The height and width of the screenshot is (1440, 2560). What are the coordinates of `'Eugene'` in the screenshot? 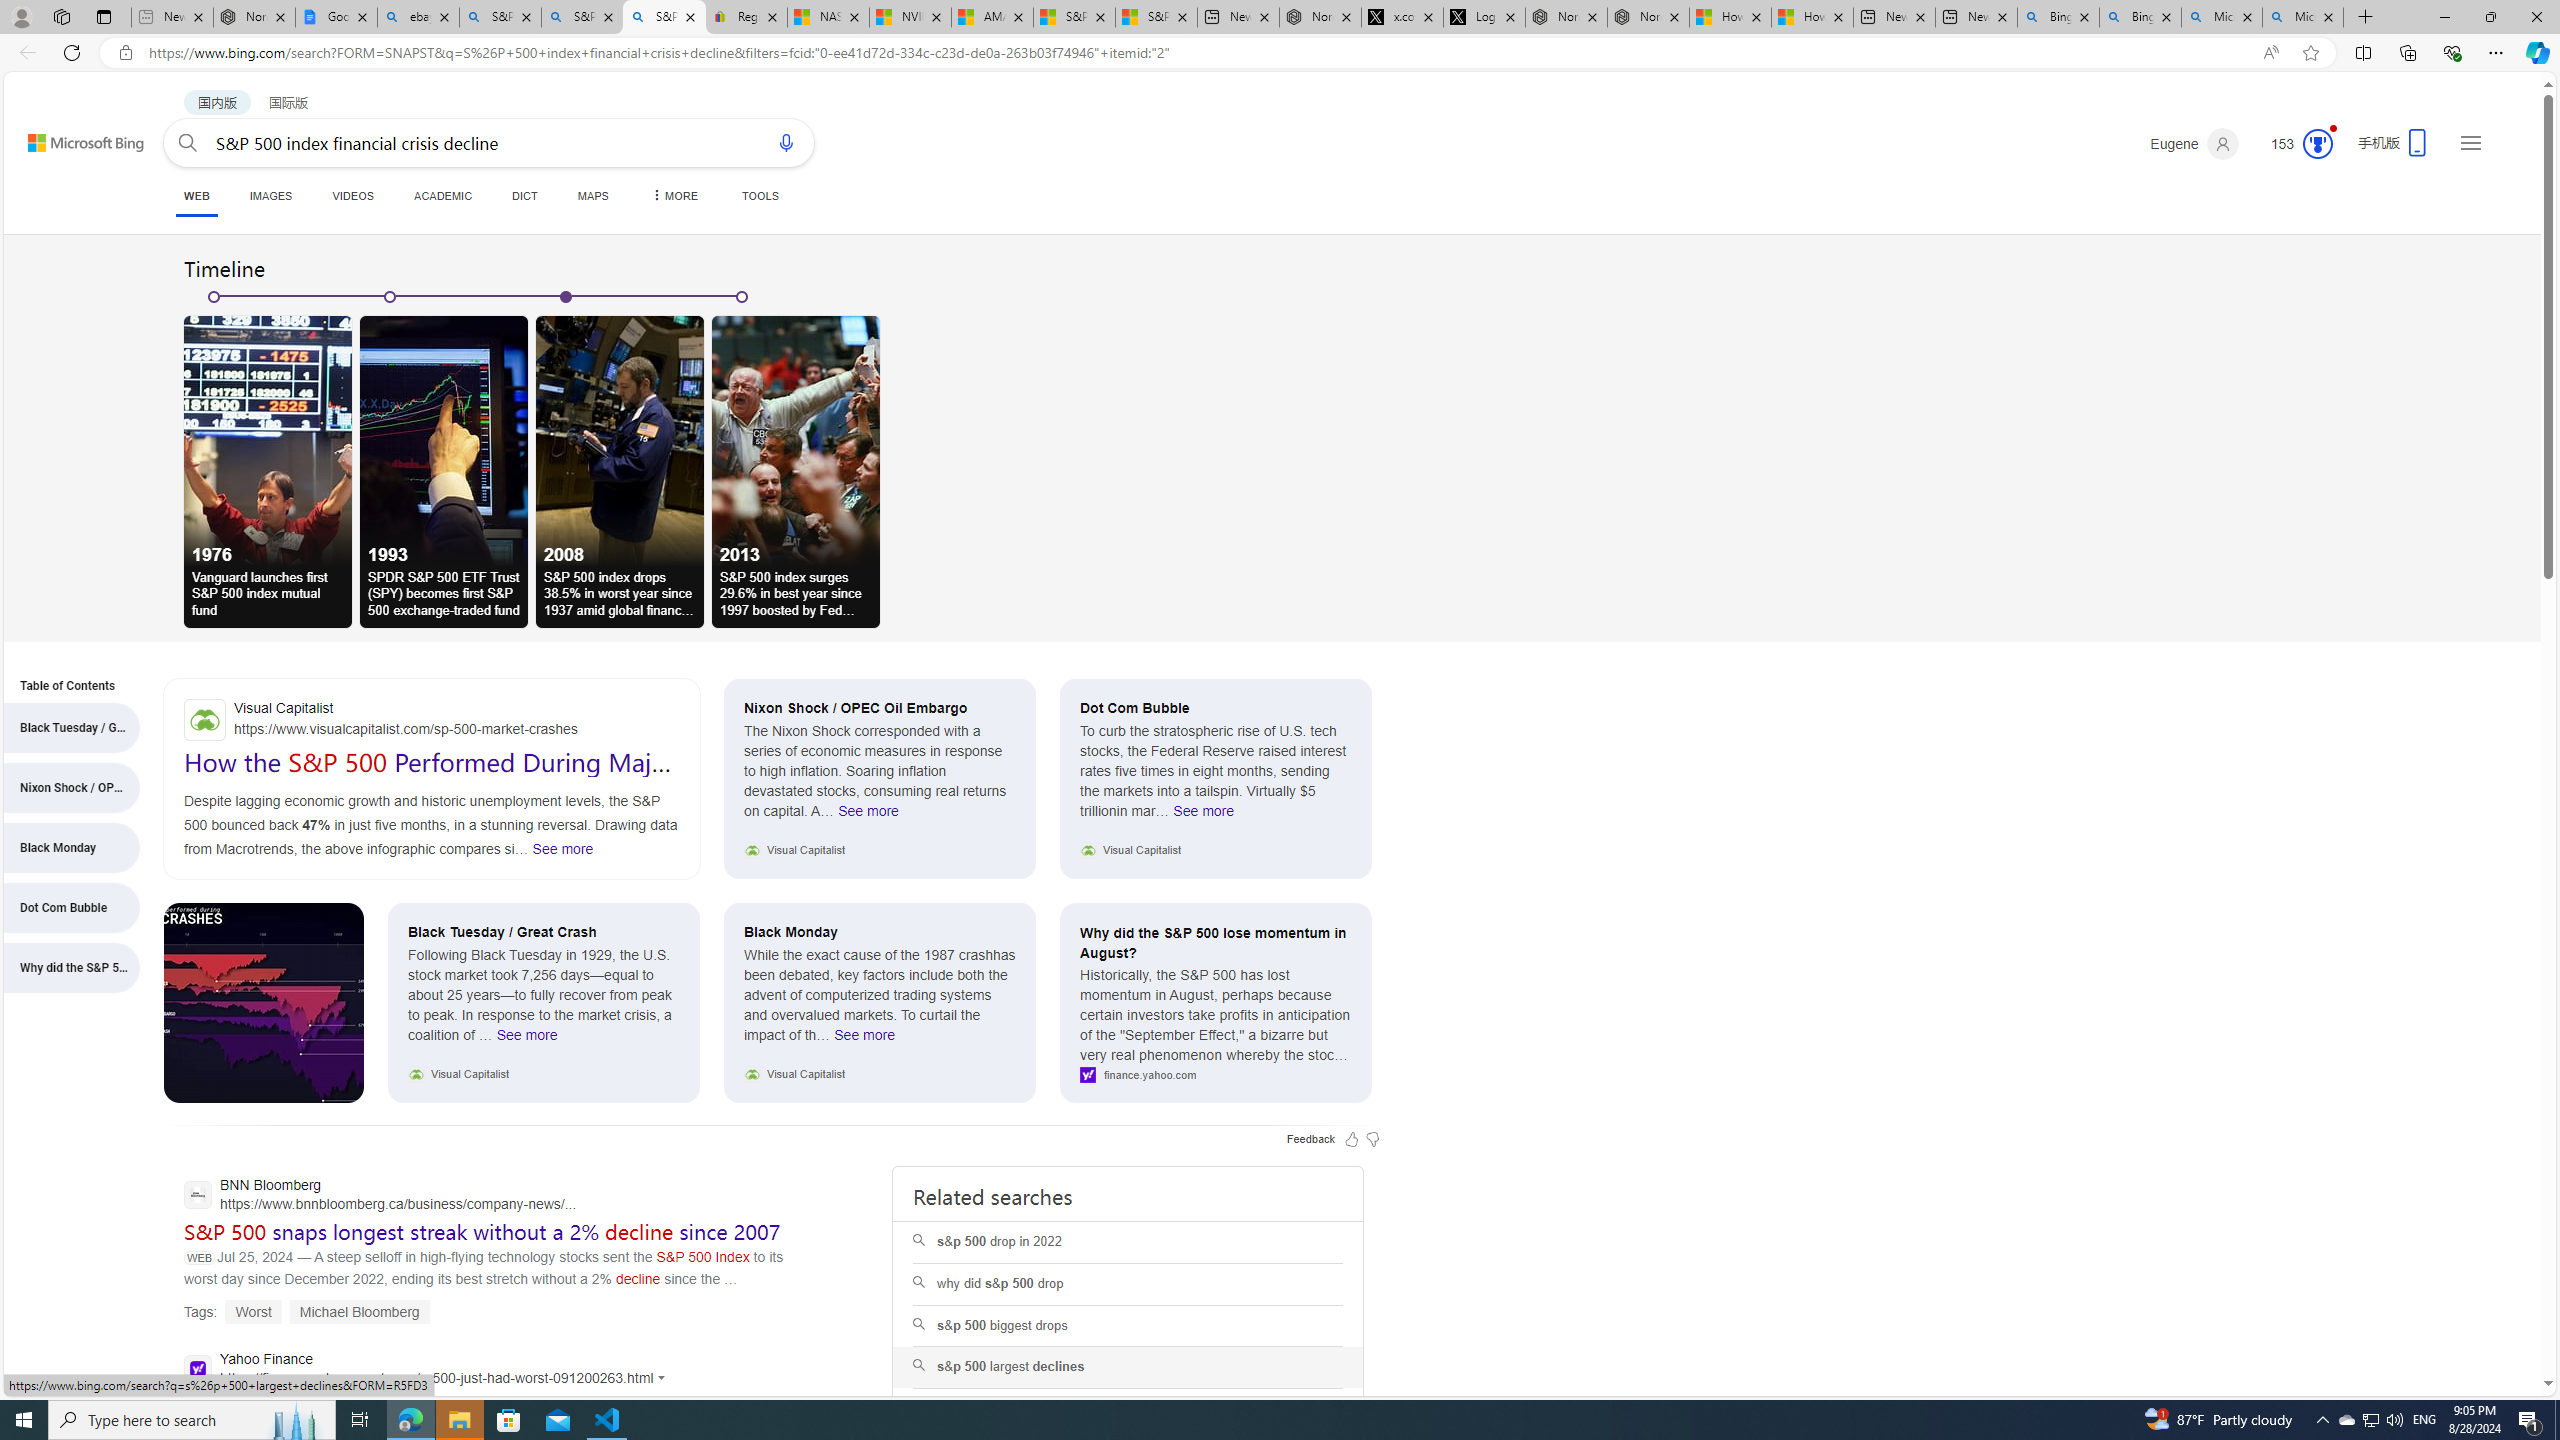 It's located at (2194, 143).